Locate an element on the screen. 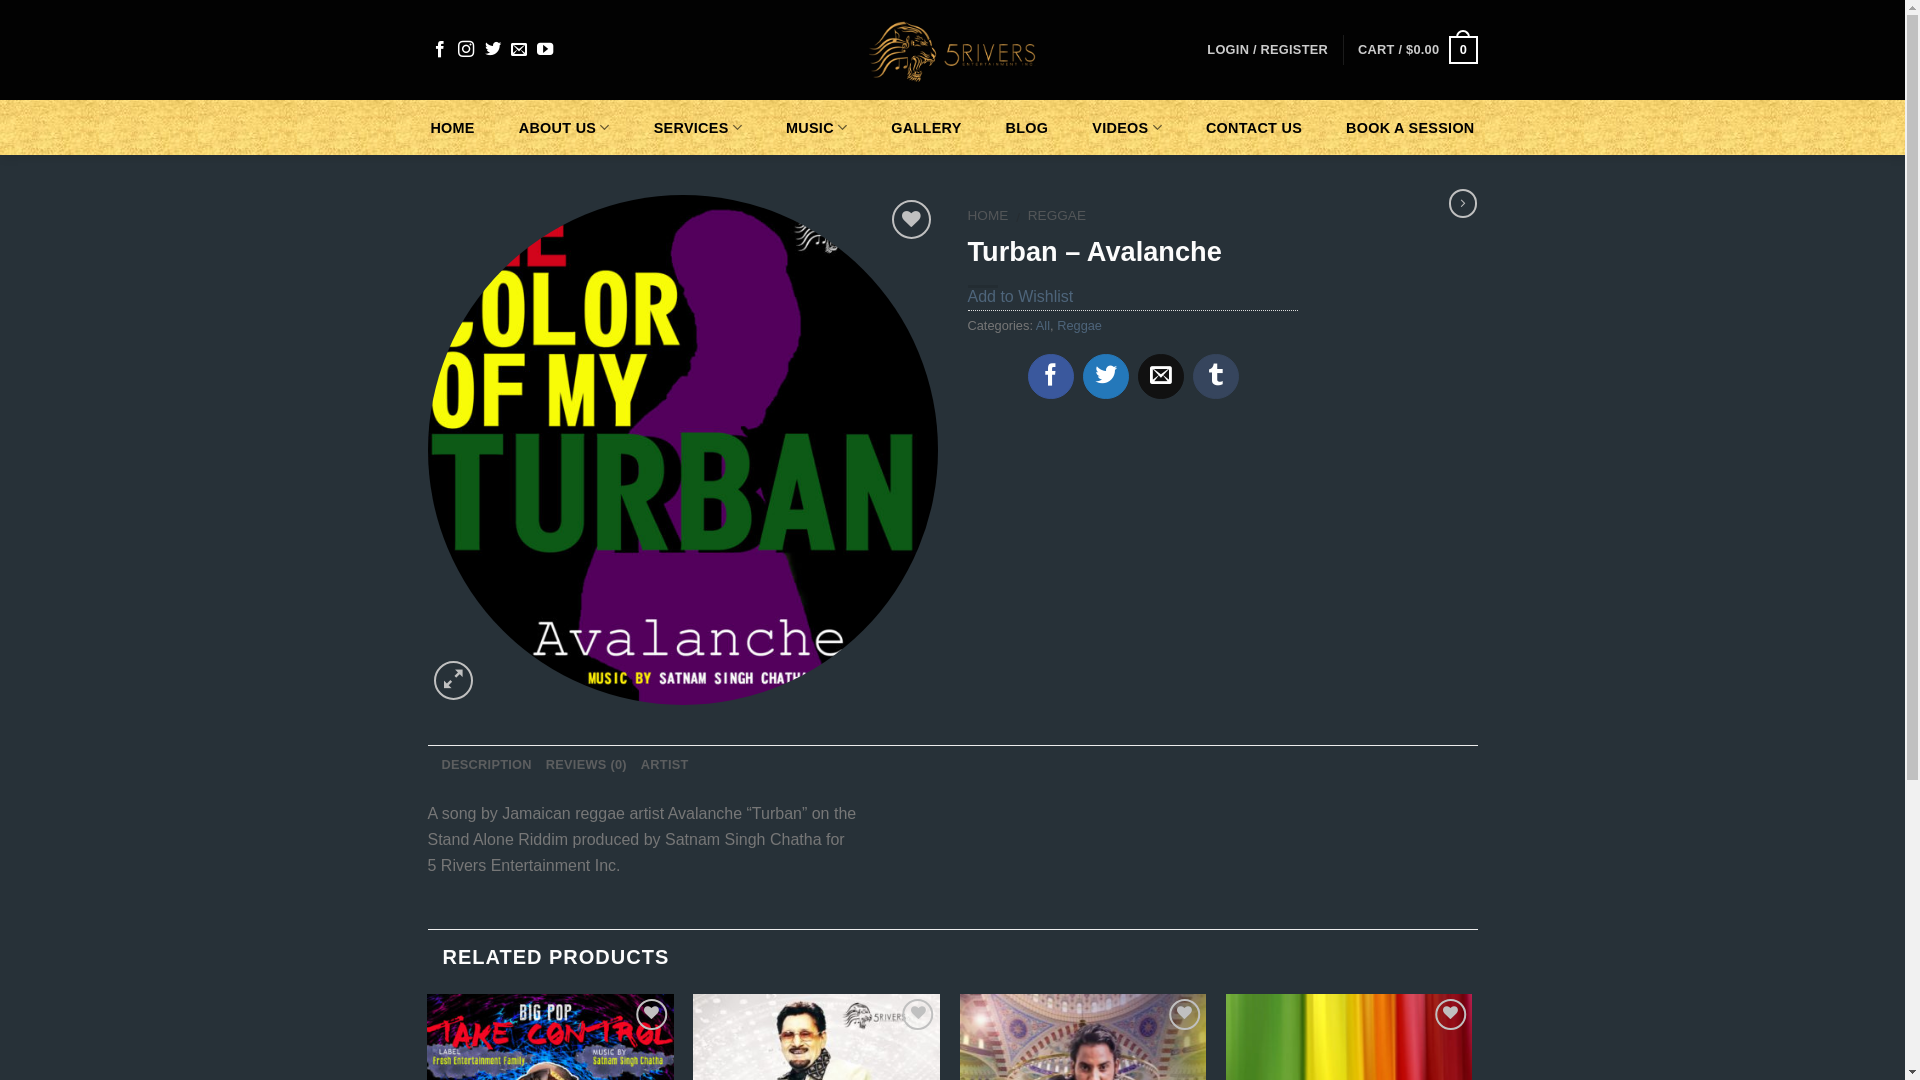 This screenshot has height=1080, width=1920. 'REVIEWS (0)' is located at coordinates (585, 764).